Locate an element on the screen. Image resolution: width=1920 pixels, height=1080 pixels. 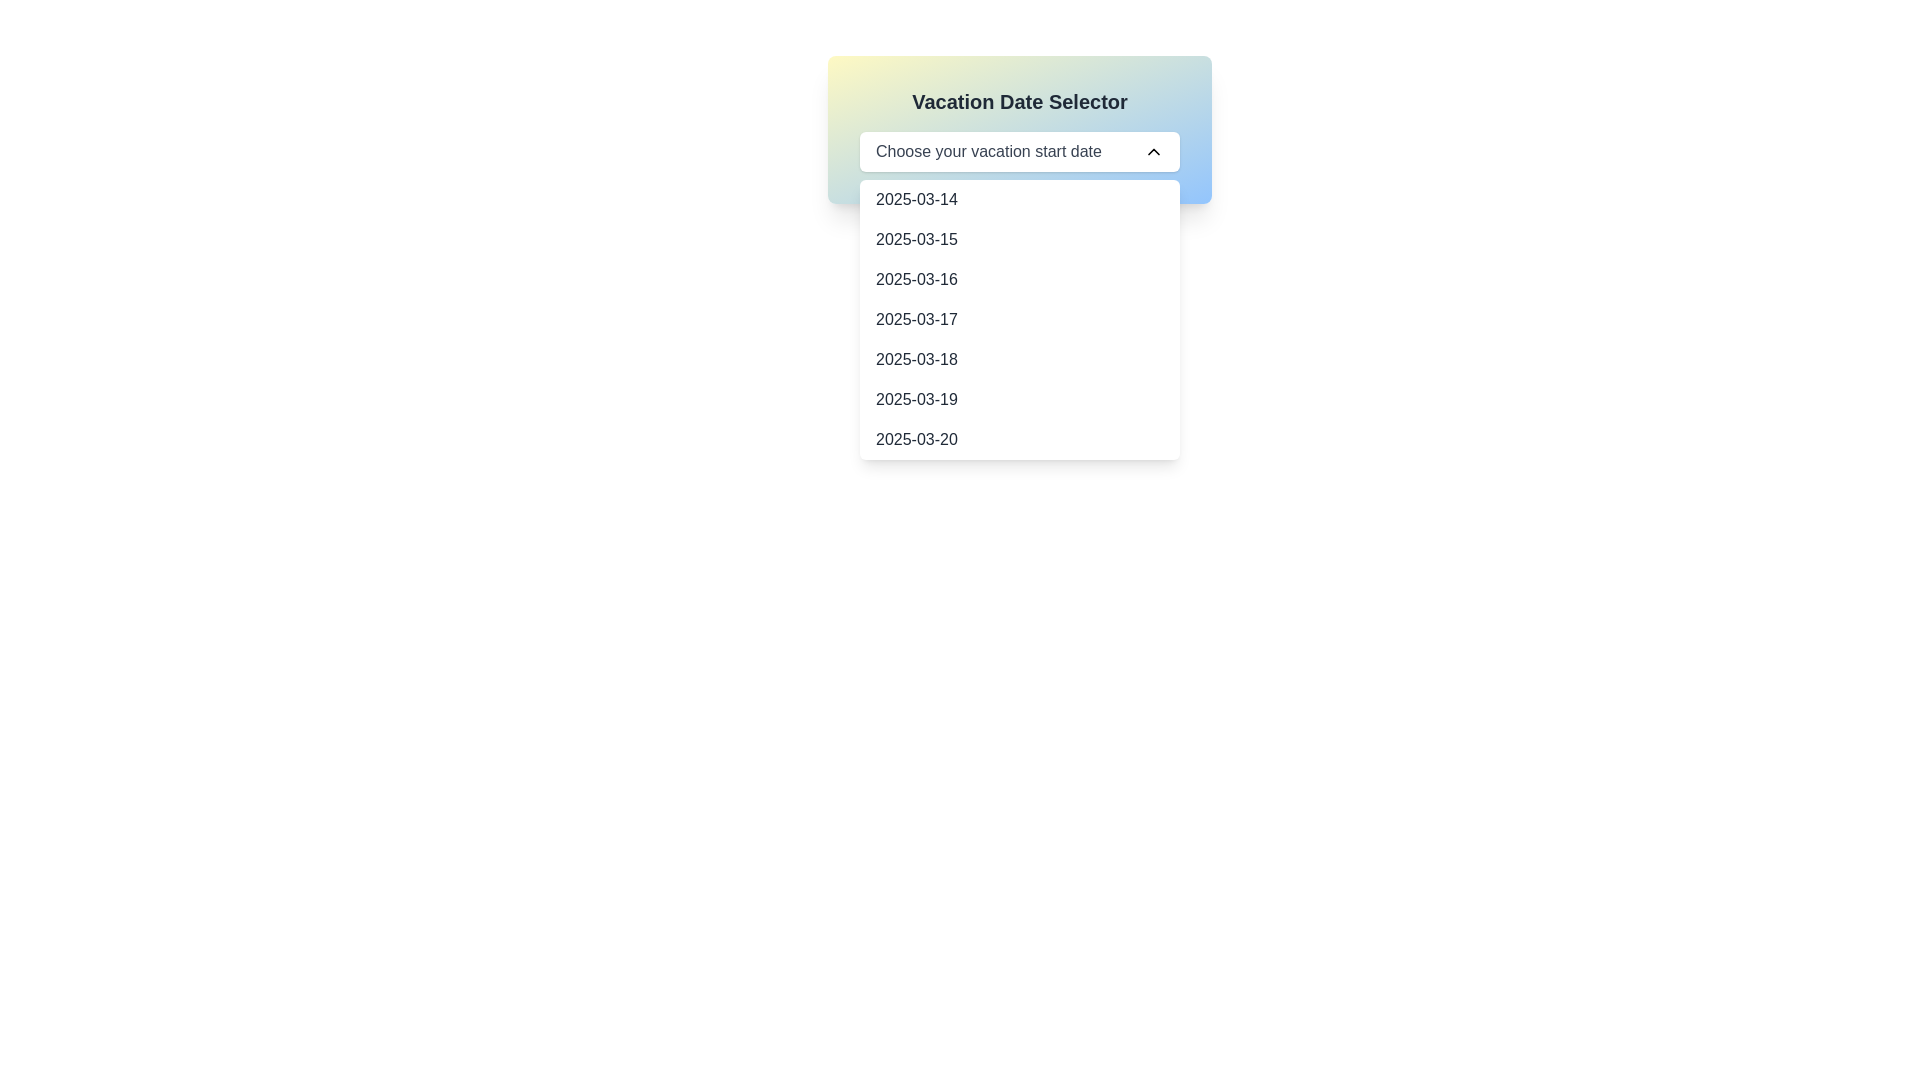
the sixth item in the dropdown list for selecting the date '2025-03-19' is located at coordinates (1019, 400).